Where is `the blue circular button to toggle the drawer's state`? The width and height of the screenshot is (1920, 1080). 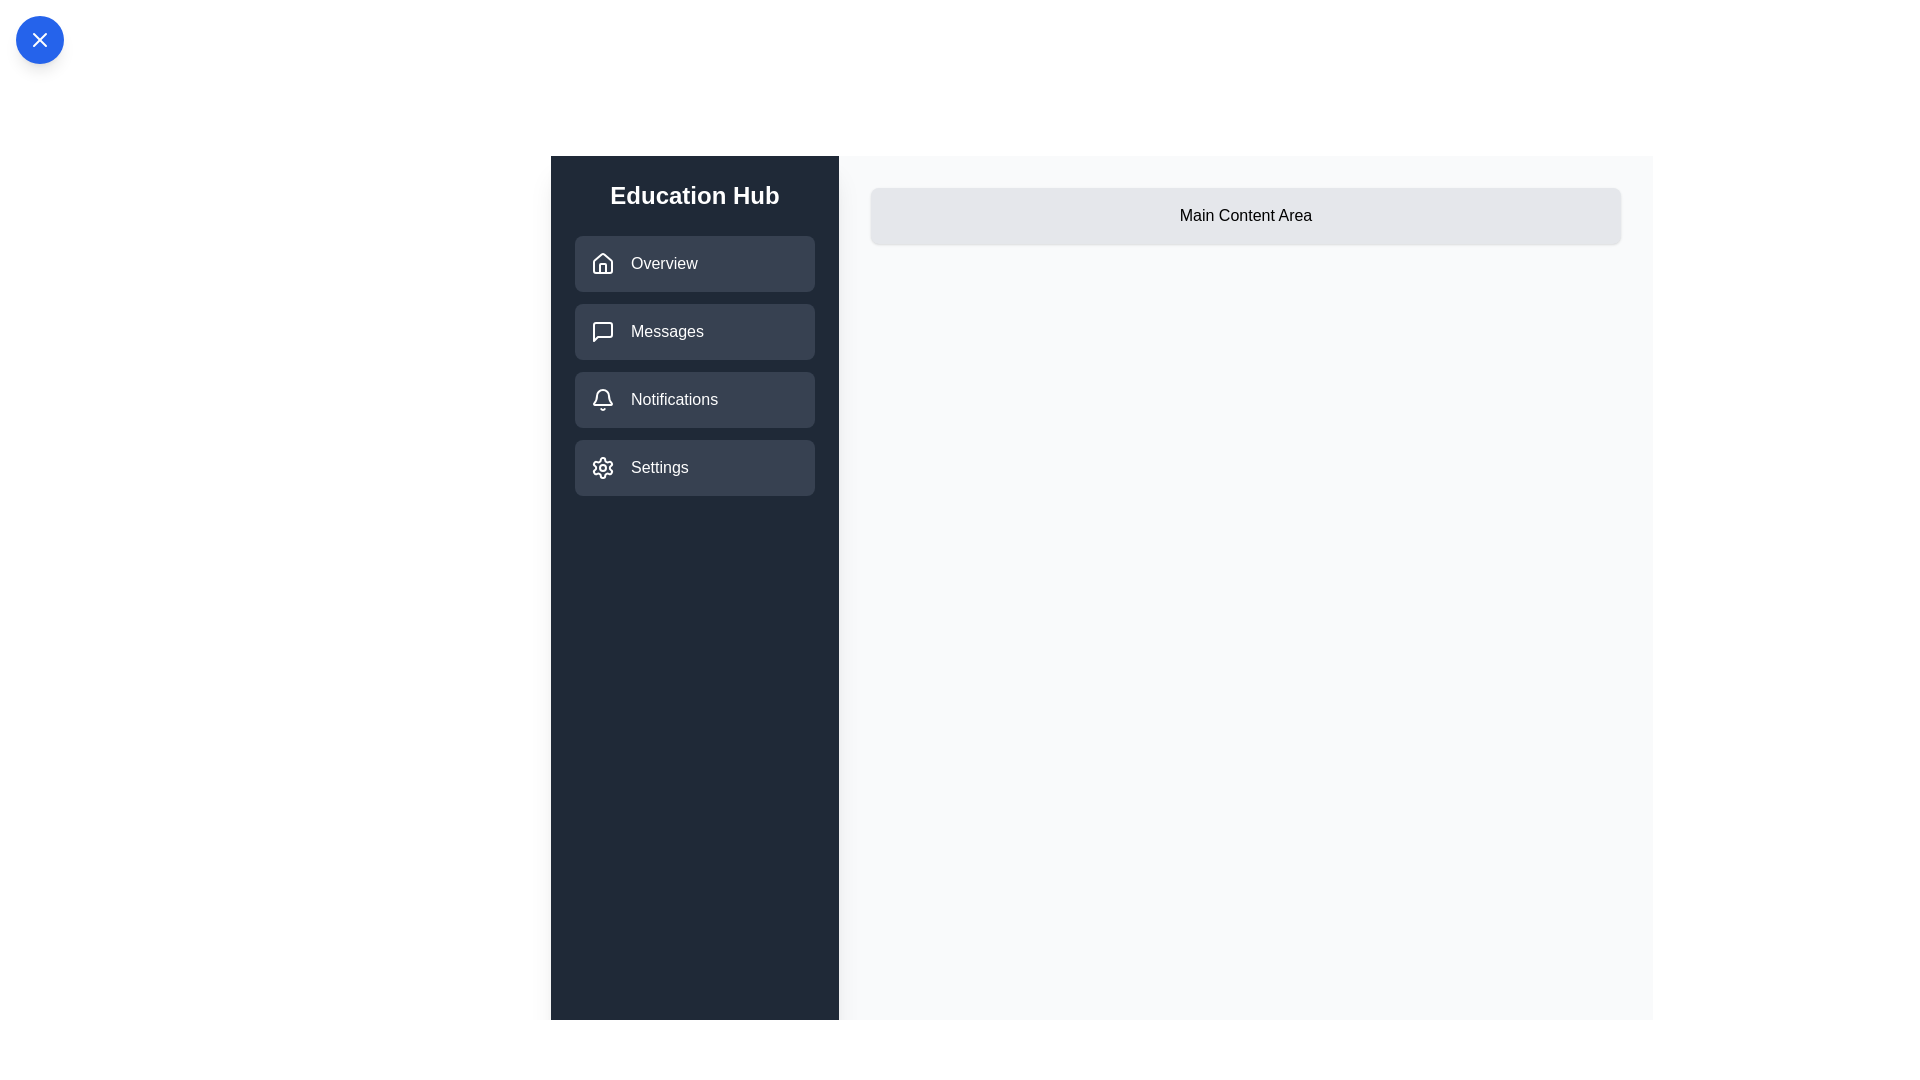 the blue circular button to toggle the drawer's state is located at coordinates (39, 39).